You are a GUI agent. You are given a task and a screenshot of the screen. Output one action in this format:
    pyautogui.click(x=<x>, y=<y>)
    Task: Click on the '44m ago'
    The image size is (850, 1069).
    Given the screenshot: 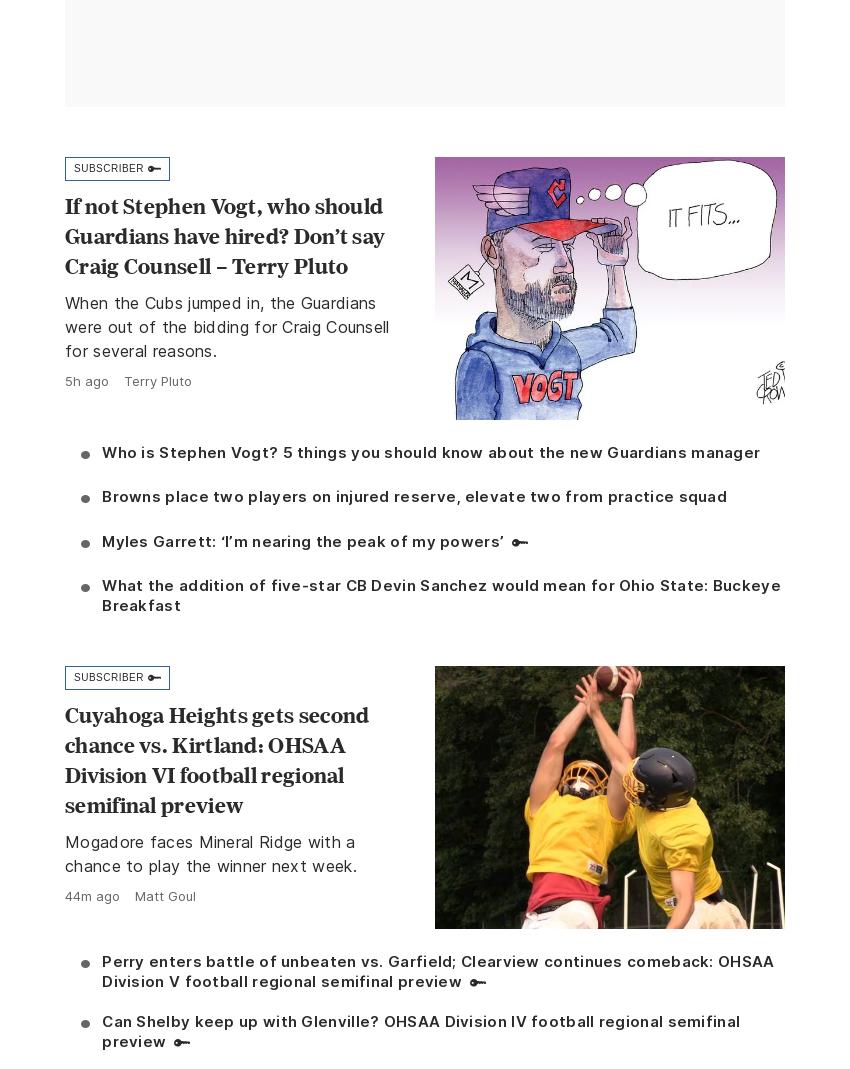 What is the action you would take?
    pyautogui.click(x=91, y=895)
    